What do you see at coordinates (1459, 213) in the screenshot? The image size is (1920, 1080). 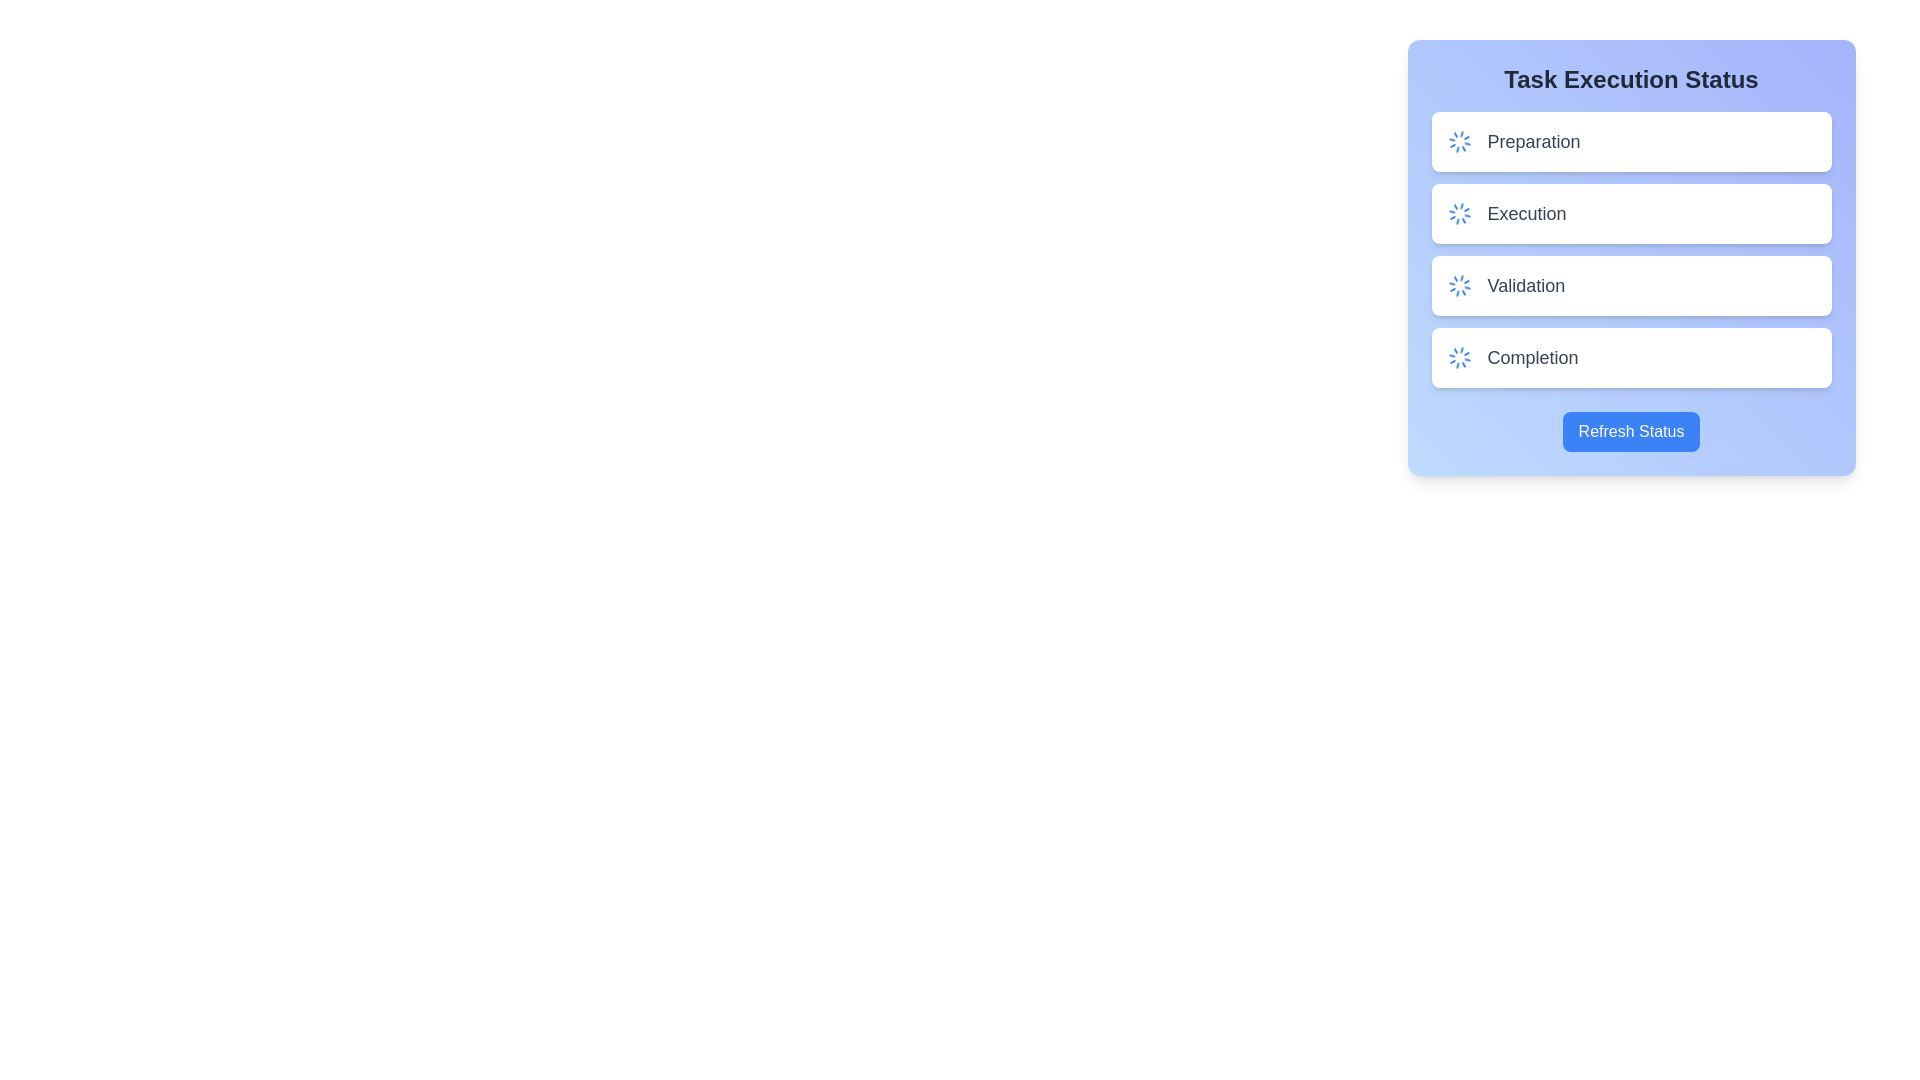 I see `the animated icon located to the left of the text 'Execution' in the second row of the vertically stacked list inside the card labeled 'Task Execution Status'` at bounding box center [1459, 213].